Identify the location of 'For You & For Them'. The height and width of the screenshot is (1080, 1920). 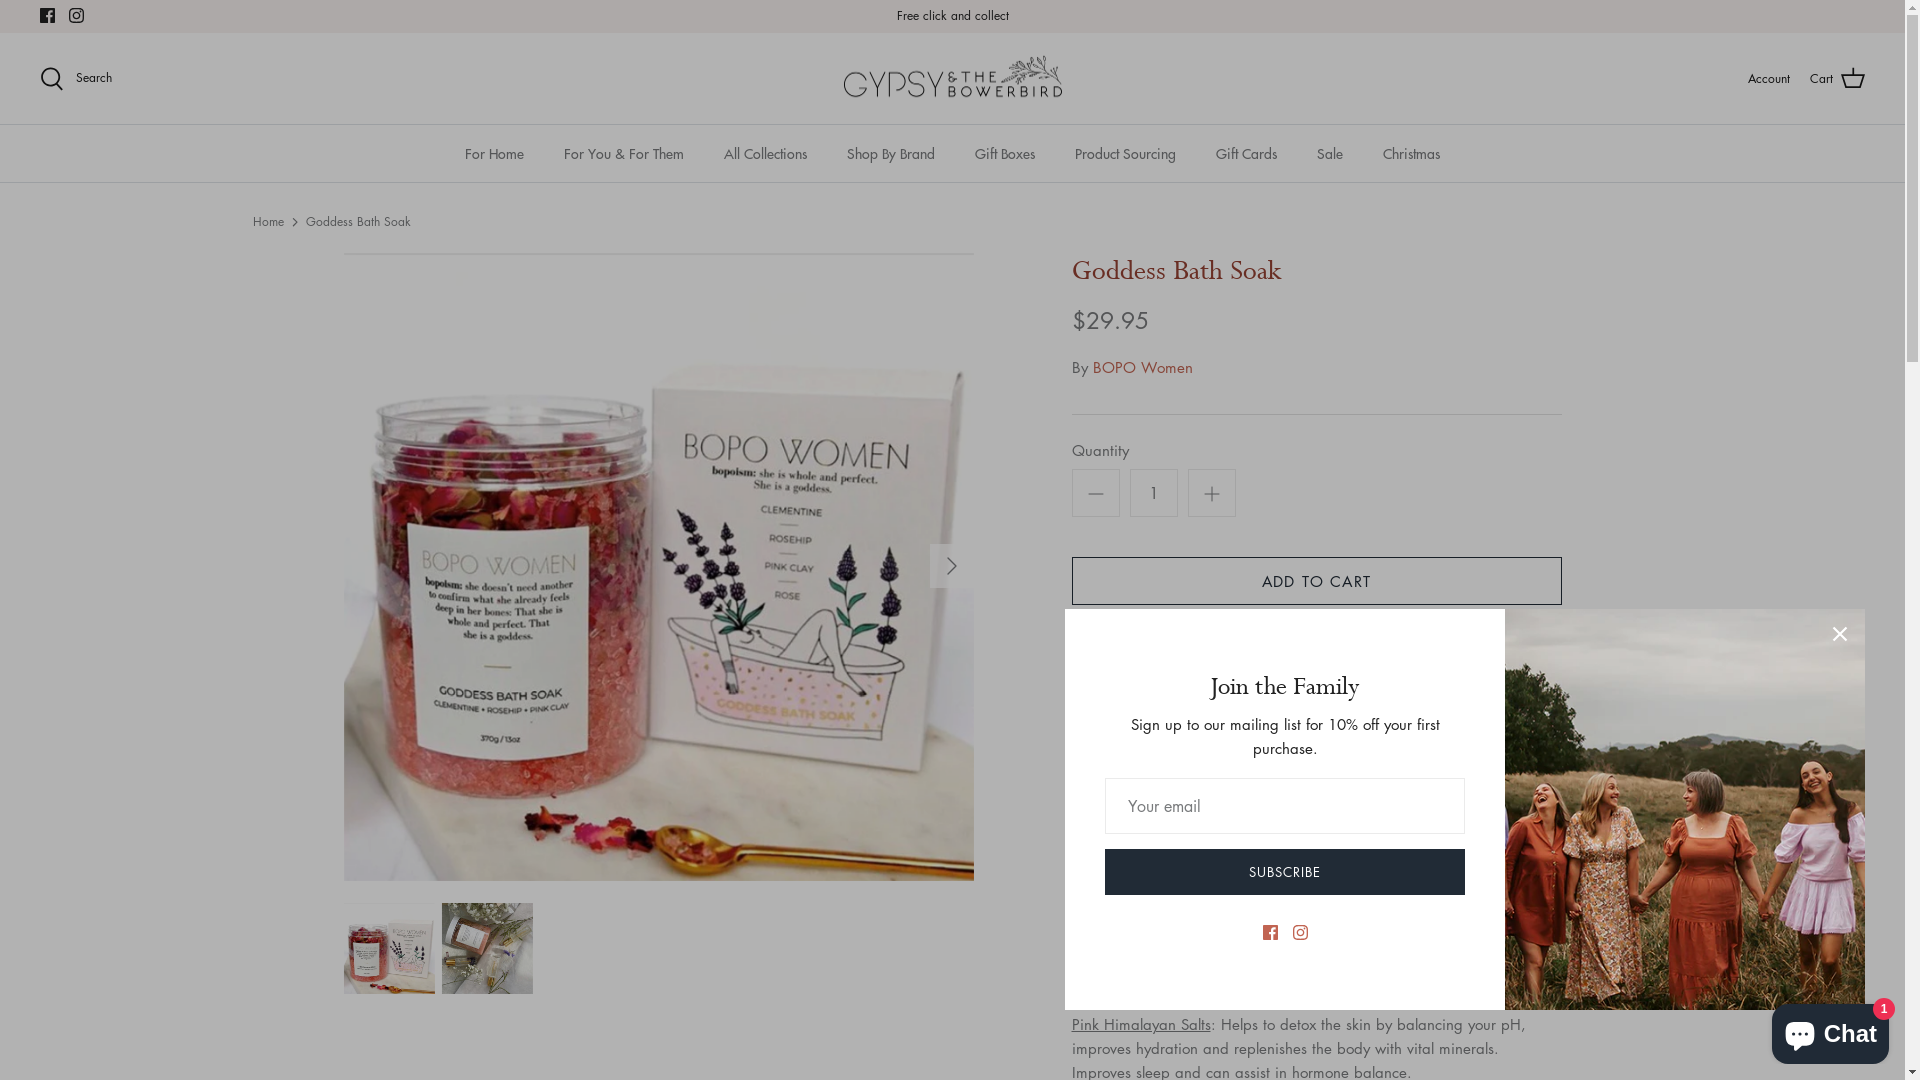
(623, 152).